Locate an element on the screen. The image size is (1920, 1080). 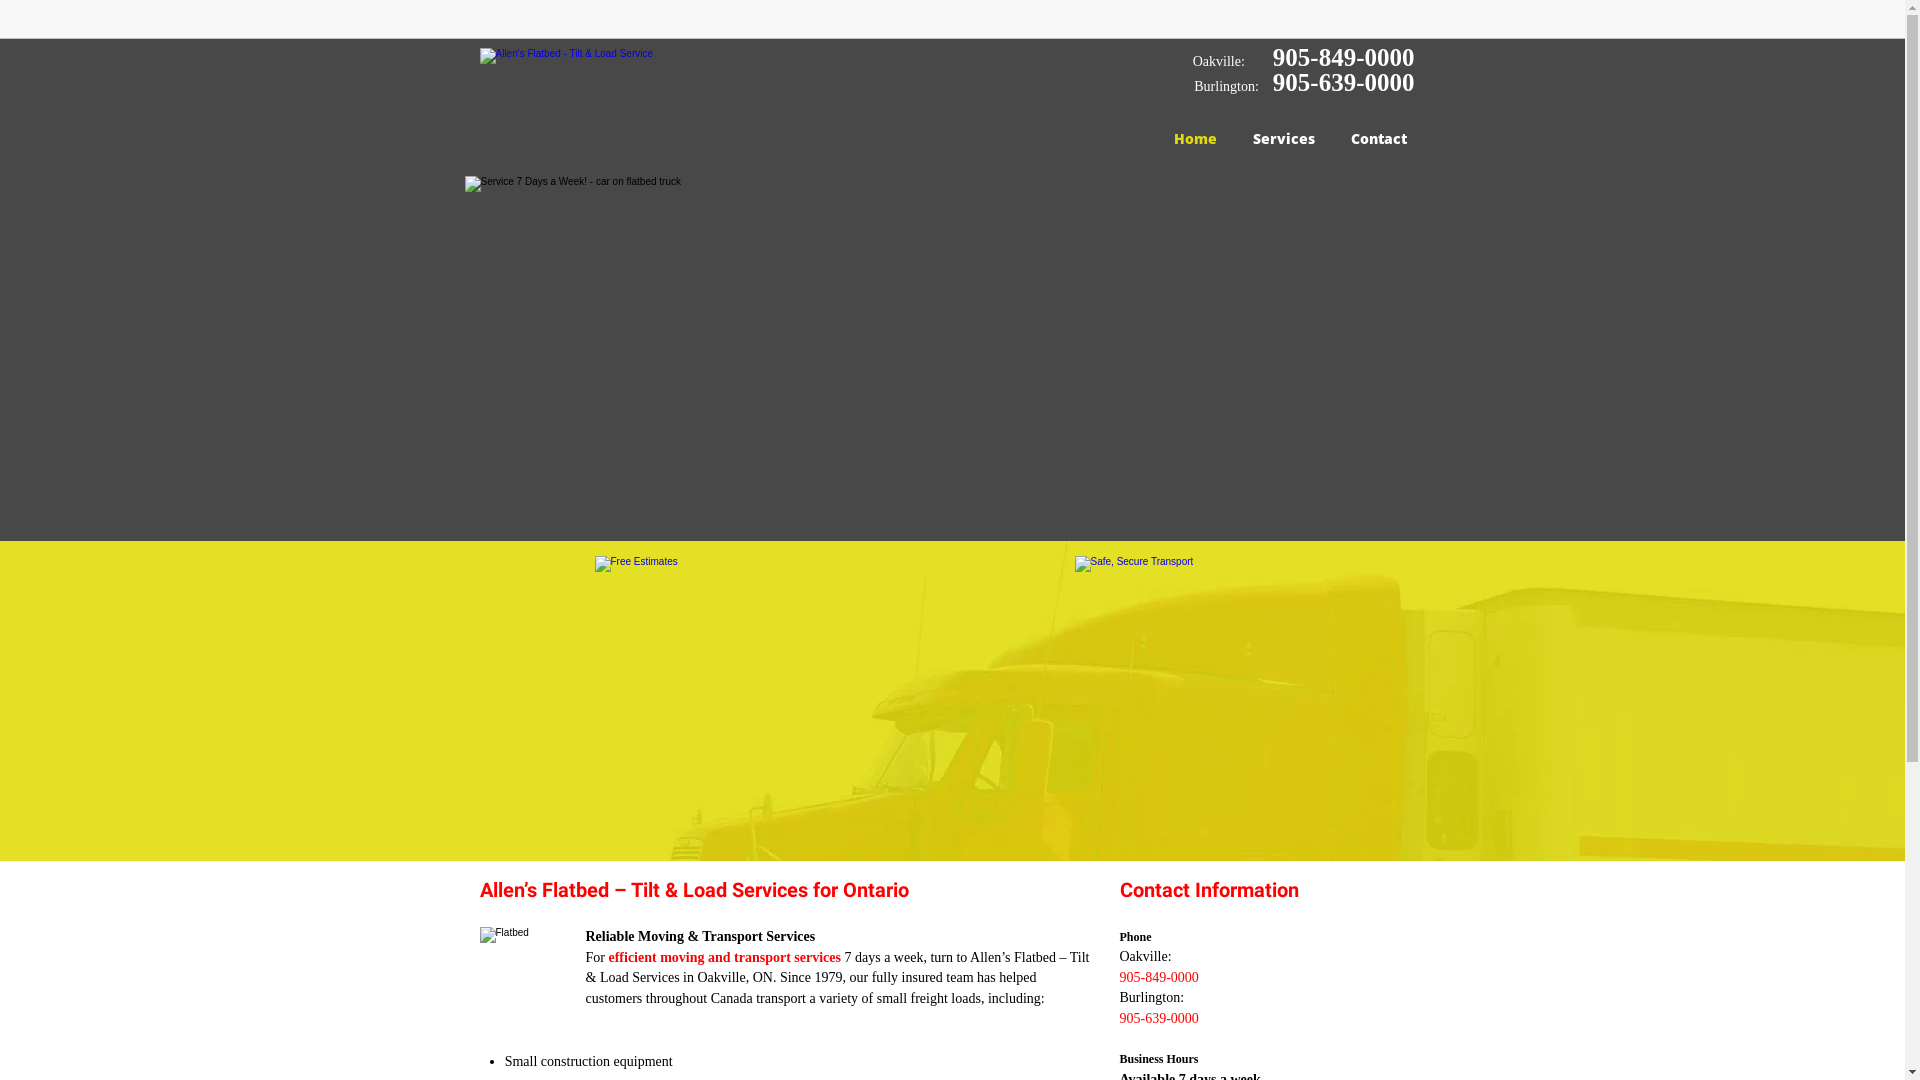
'Services' is located at coordinates (1282, 137).